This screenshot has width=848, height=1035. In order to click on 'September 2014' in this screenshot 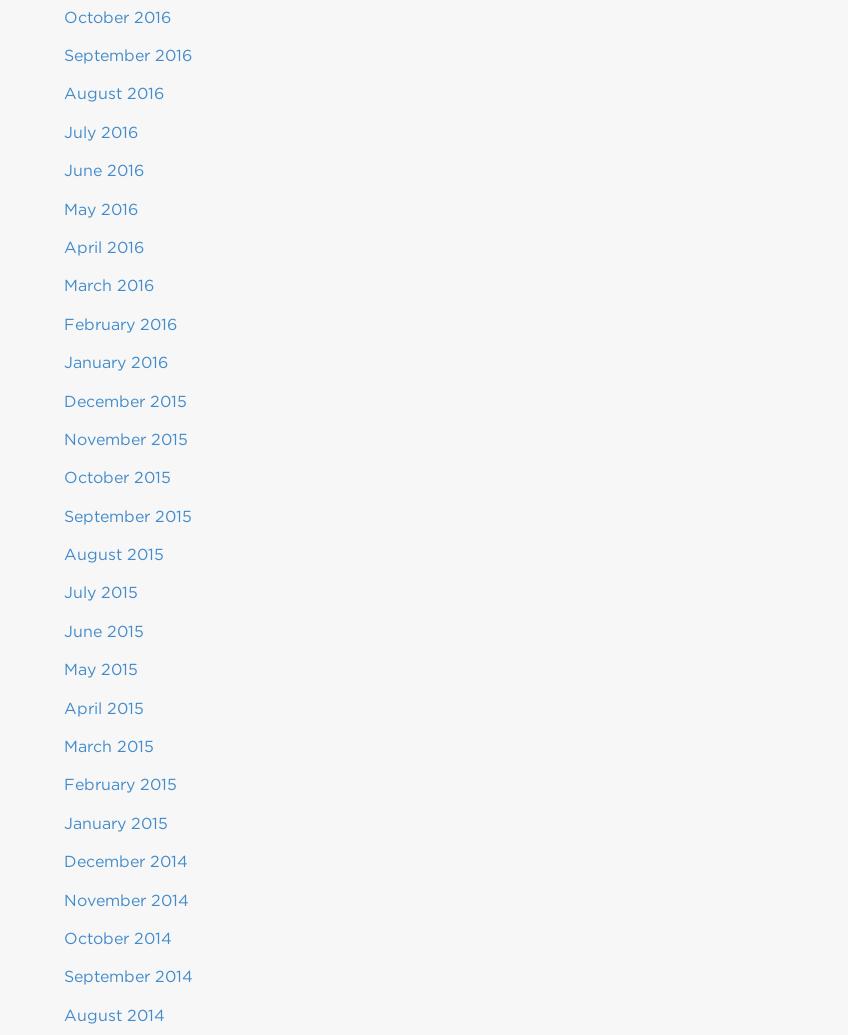, I will do `click(127, 975)`.